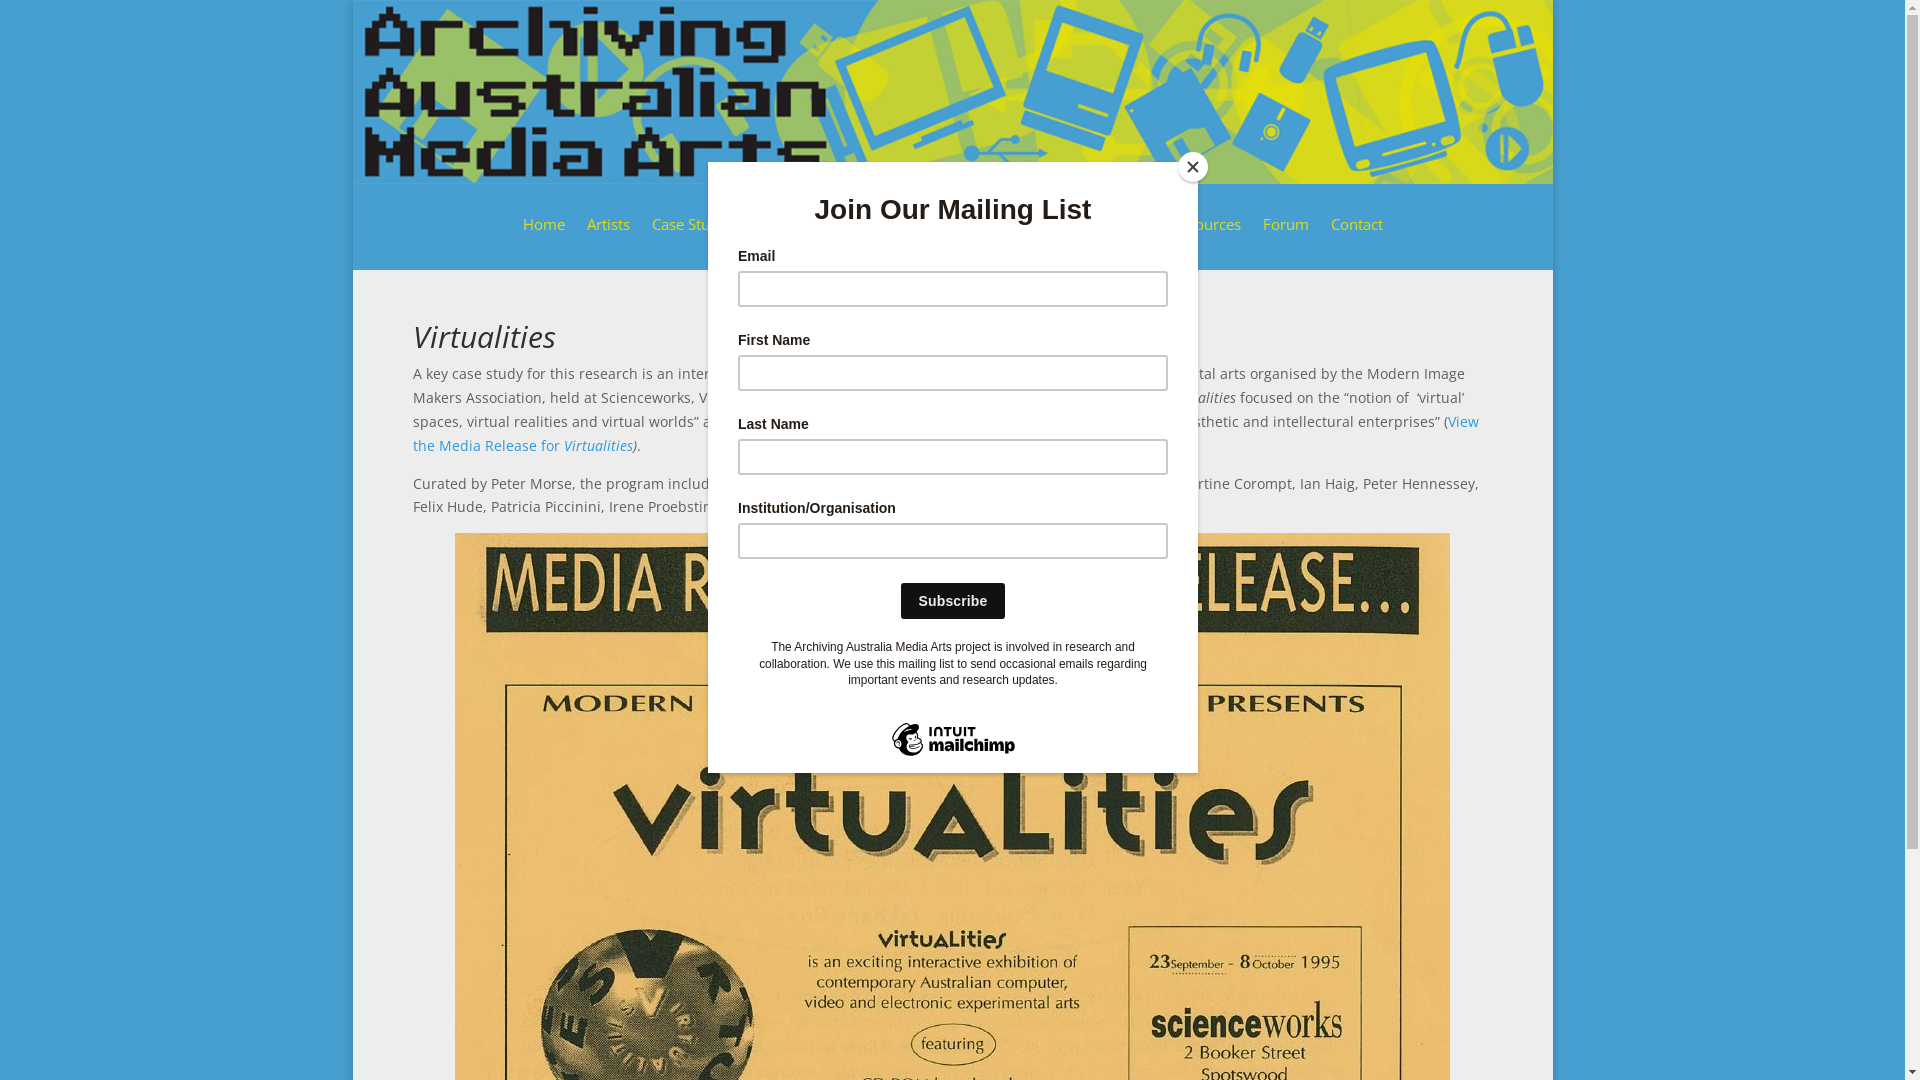  What do you see at coordinates (1285, 237) in the screenshot?
I see `'Forum'` at bounding box center [1285, 237].